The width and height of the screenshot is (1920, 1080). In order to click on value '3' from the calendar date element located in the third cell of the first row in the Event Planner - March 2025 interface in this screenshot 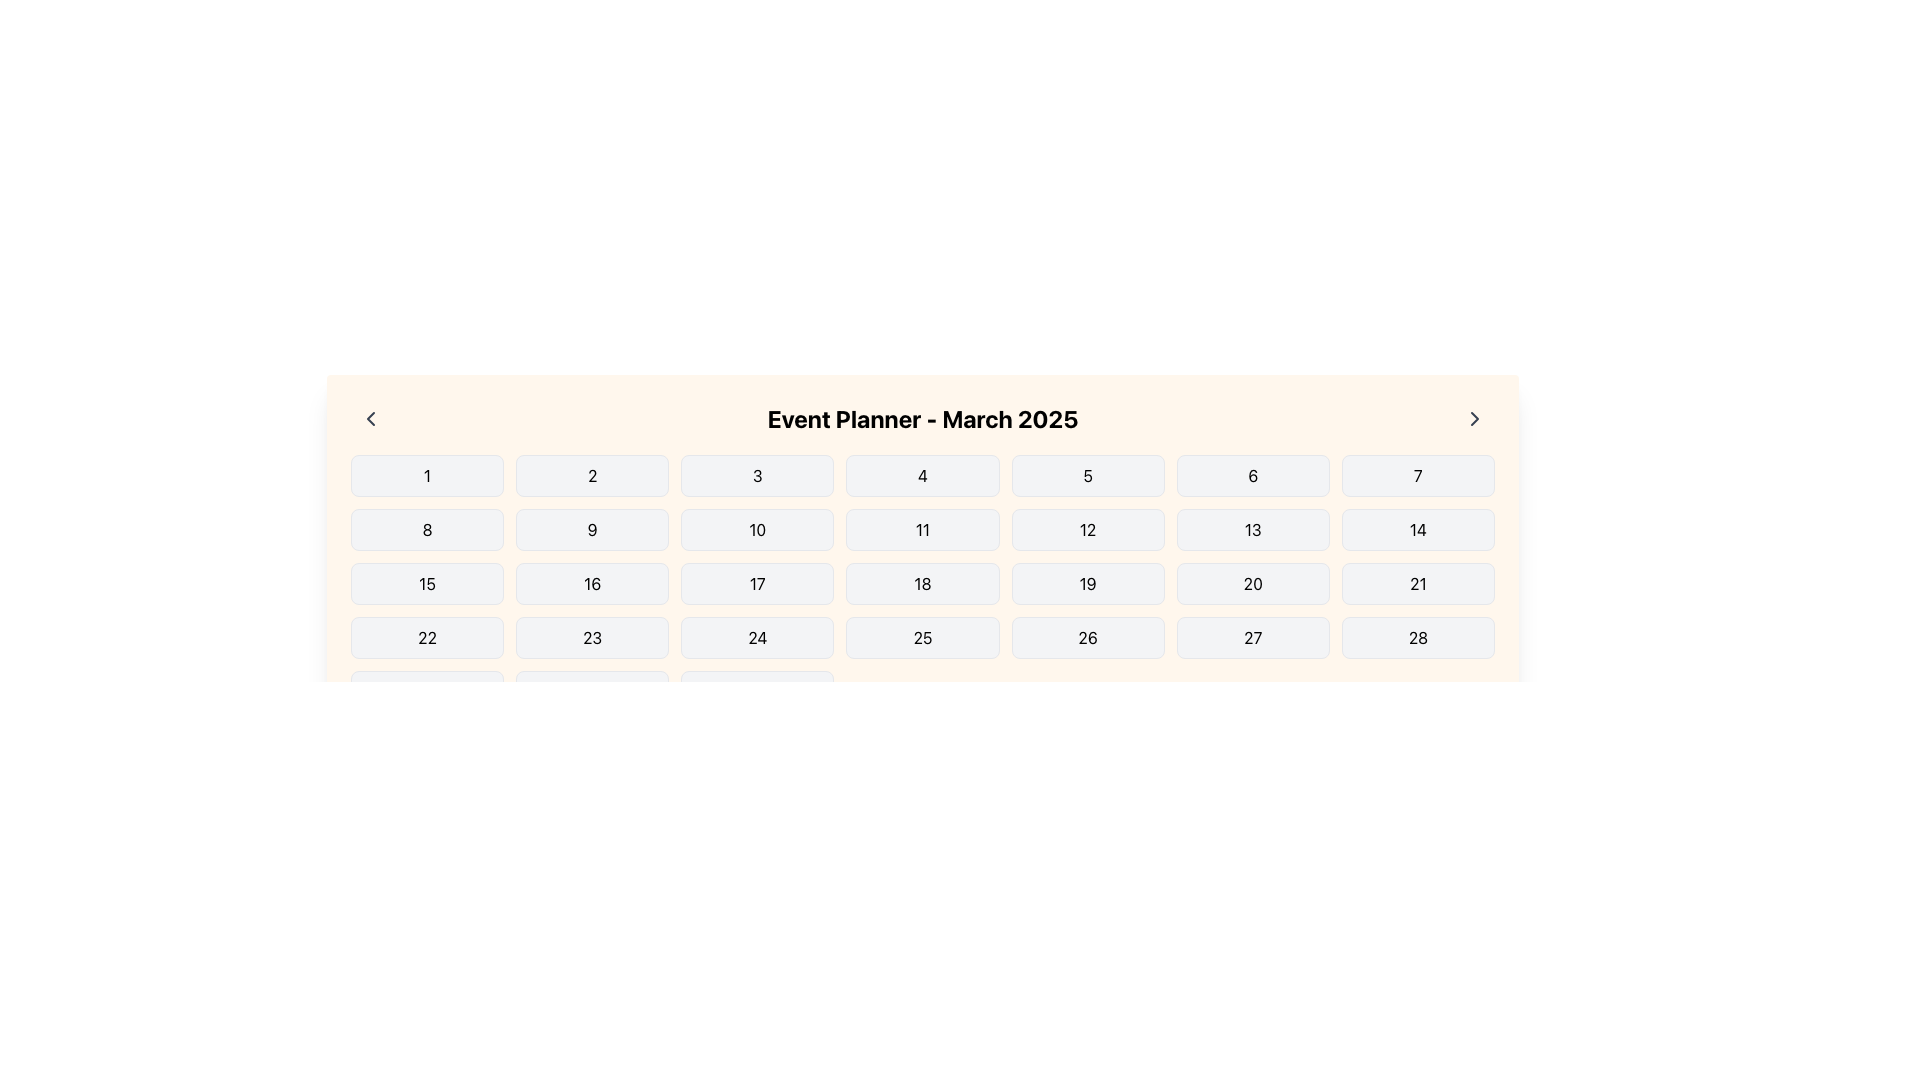, I will do `click(756, 475)`.